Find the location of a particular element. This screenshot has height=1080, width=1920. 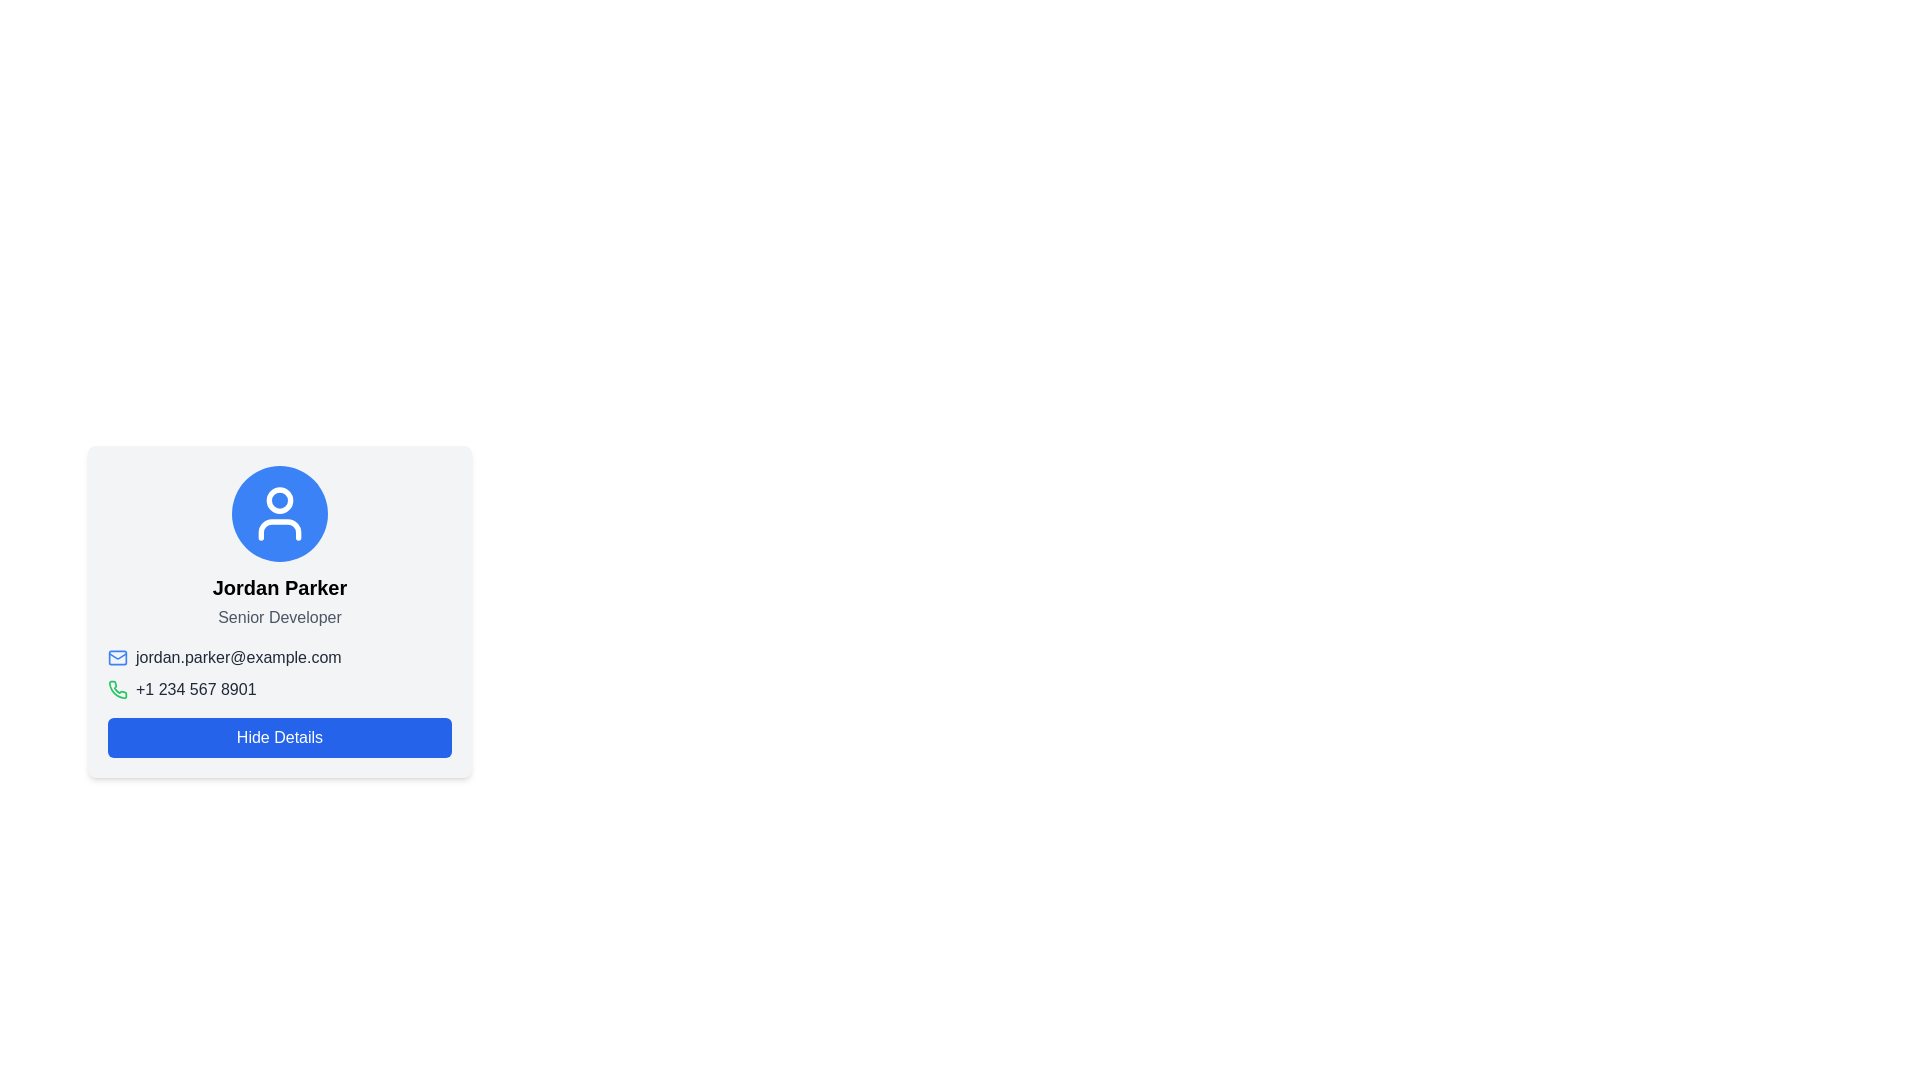

the profile icon representing the user's account, located centrally at the top of the card layout above the text 'Jordan Parker' and 'Senior Developer' is located at coordinates (278, 512).